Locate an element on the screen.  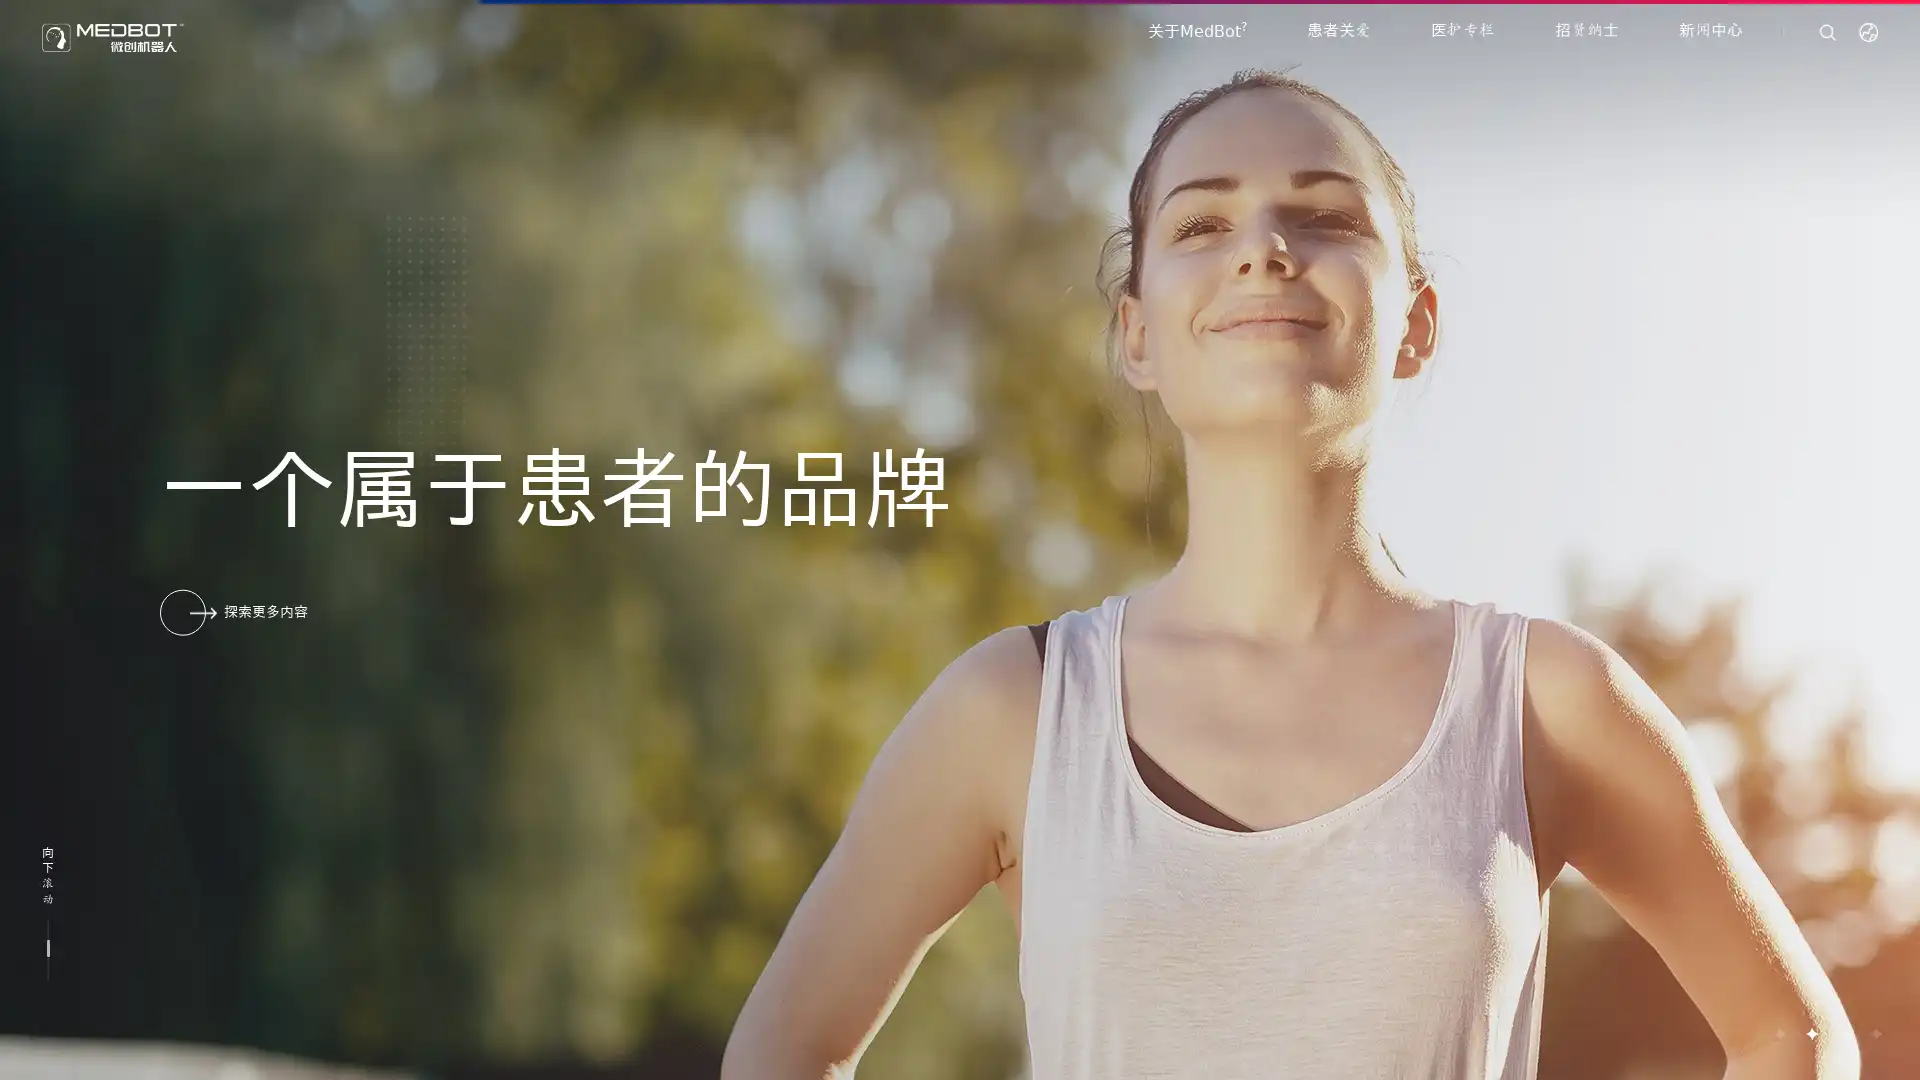
Go to slide 2 is located at coordinates (1810, 1033).